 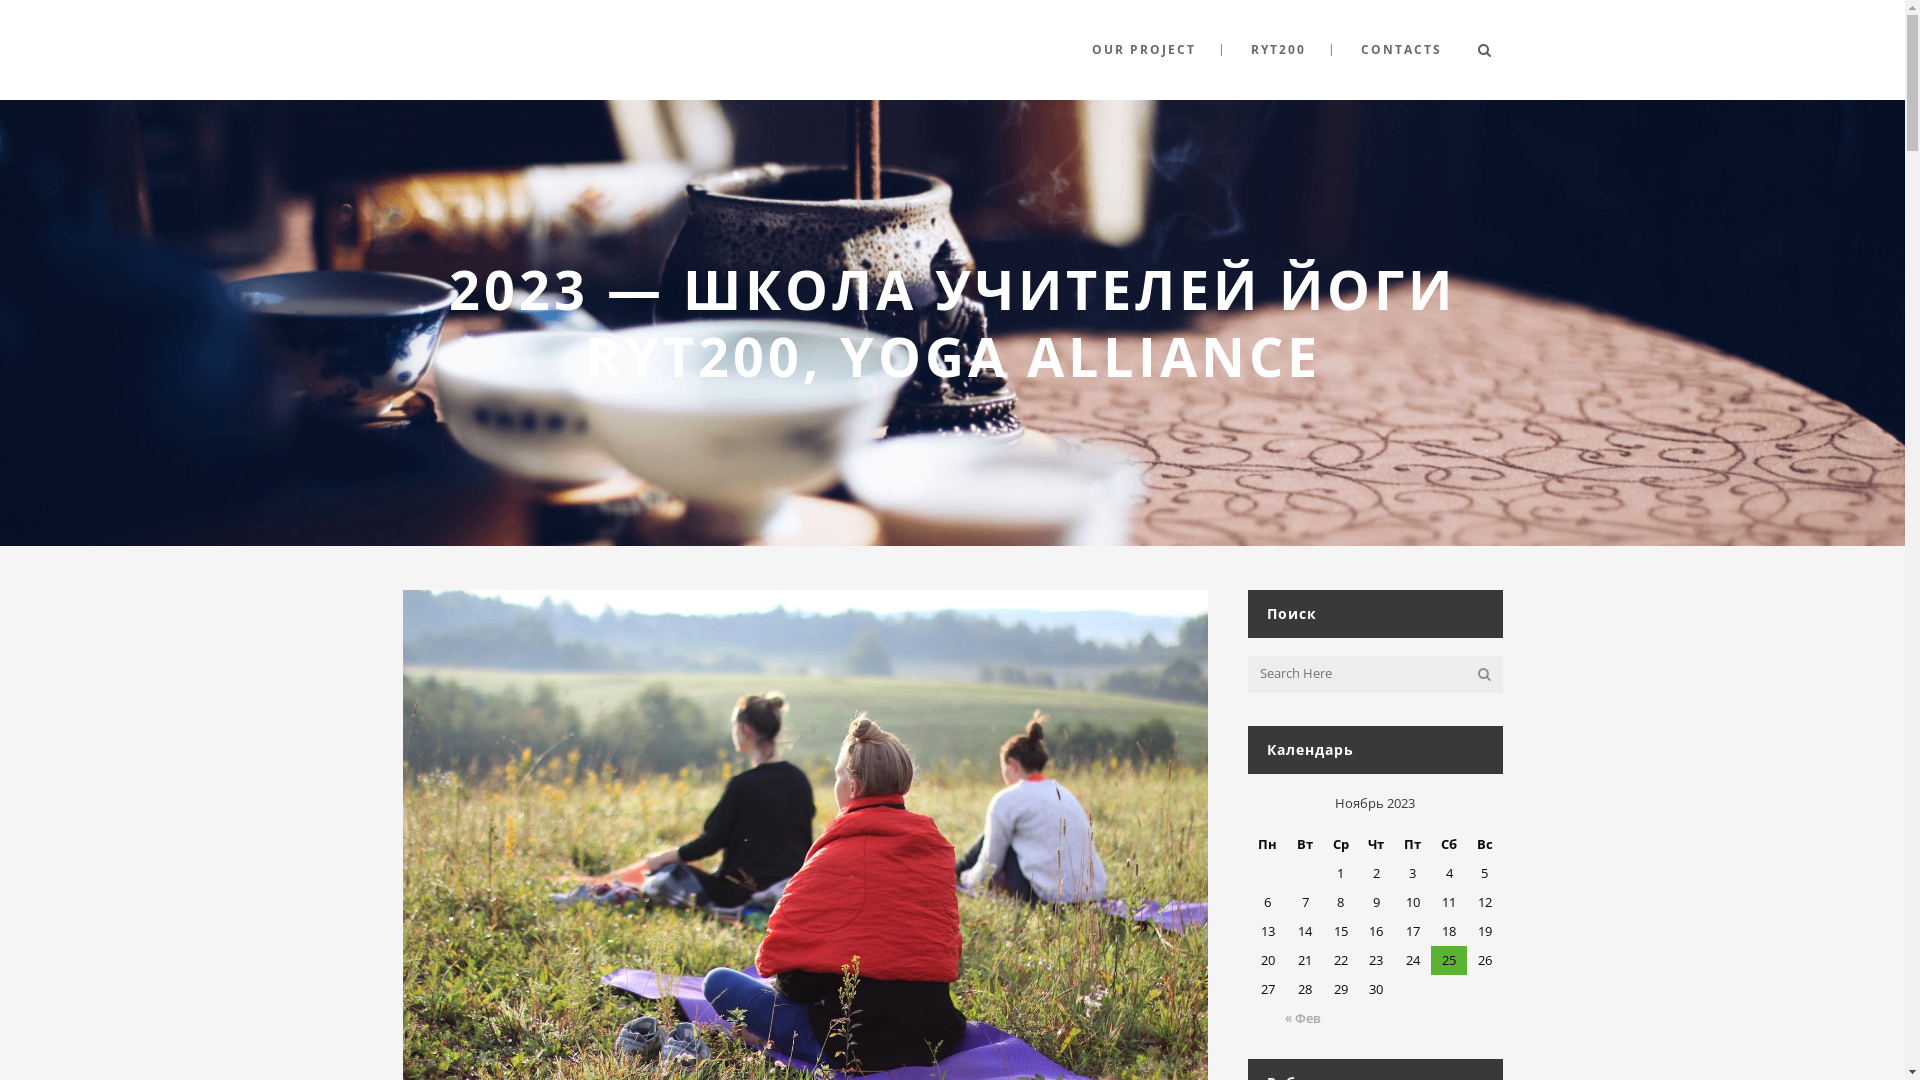 What do you see at coordinates (1399, 49) in the screenshot?
I see `'CONTACTS'` at bounding box center [1399, 49].